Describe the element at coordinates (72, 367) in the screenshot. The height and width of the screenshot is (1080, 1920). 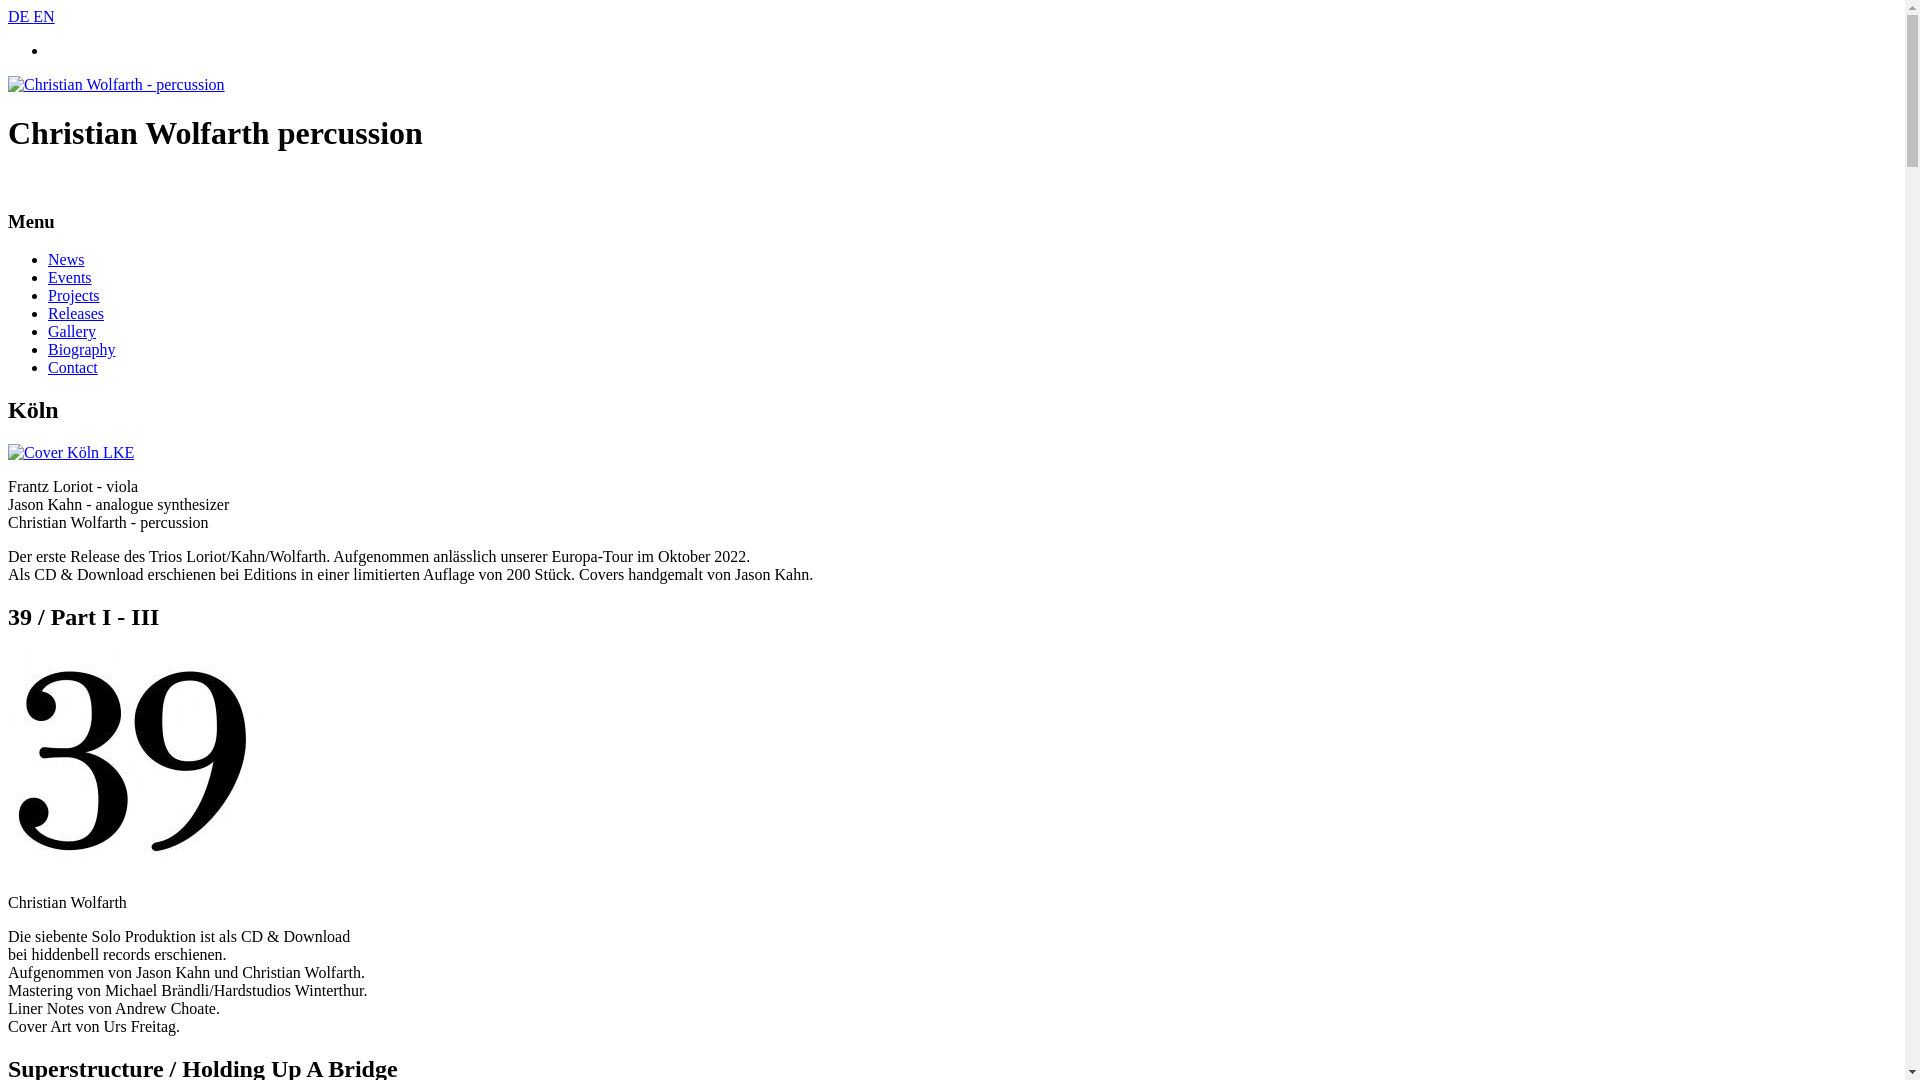
I see `'Contact'` at that location.